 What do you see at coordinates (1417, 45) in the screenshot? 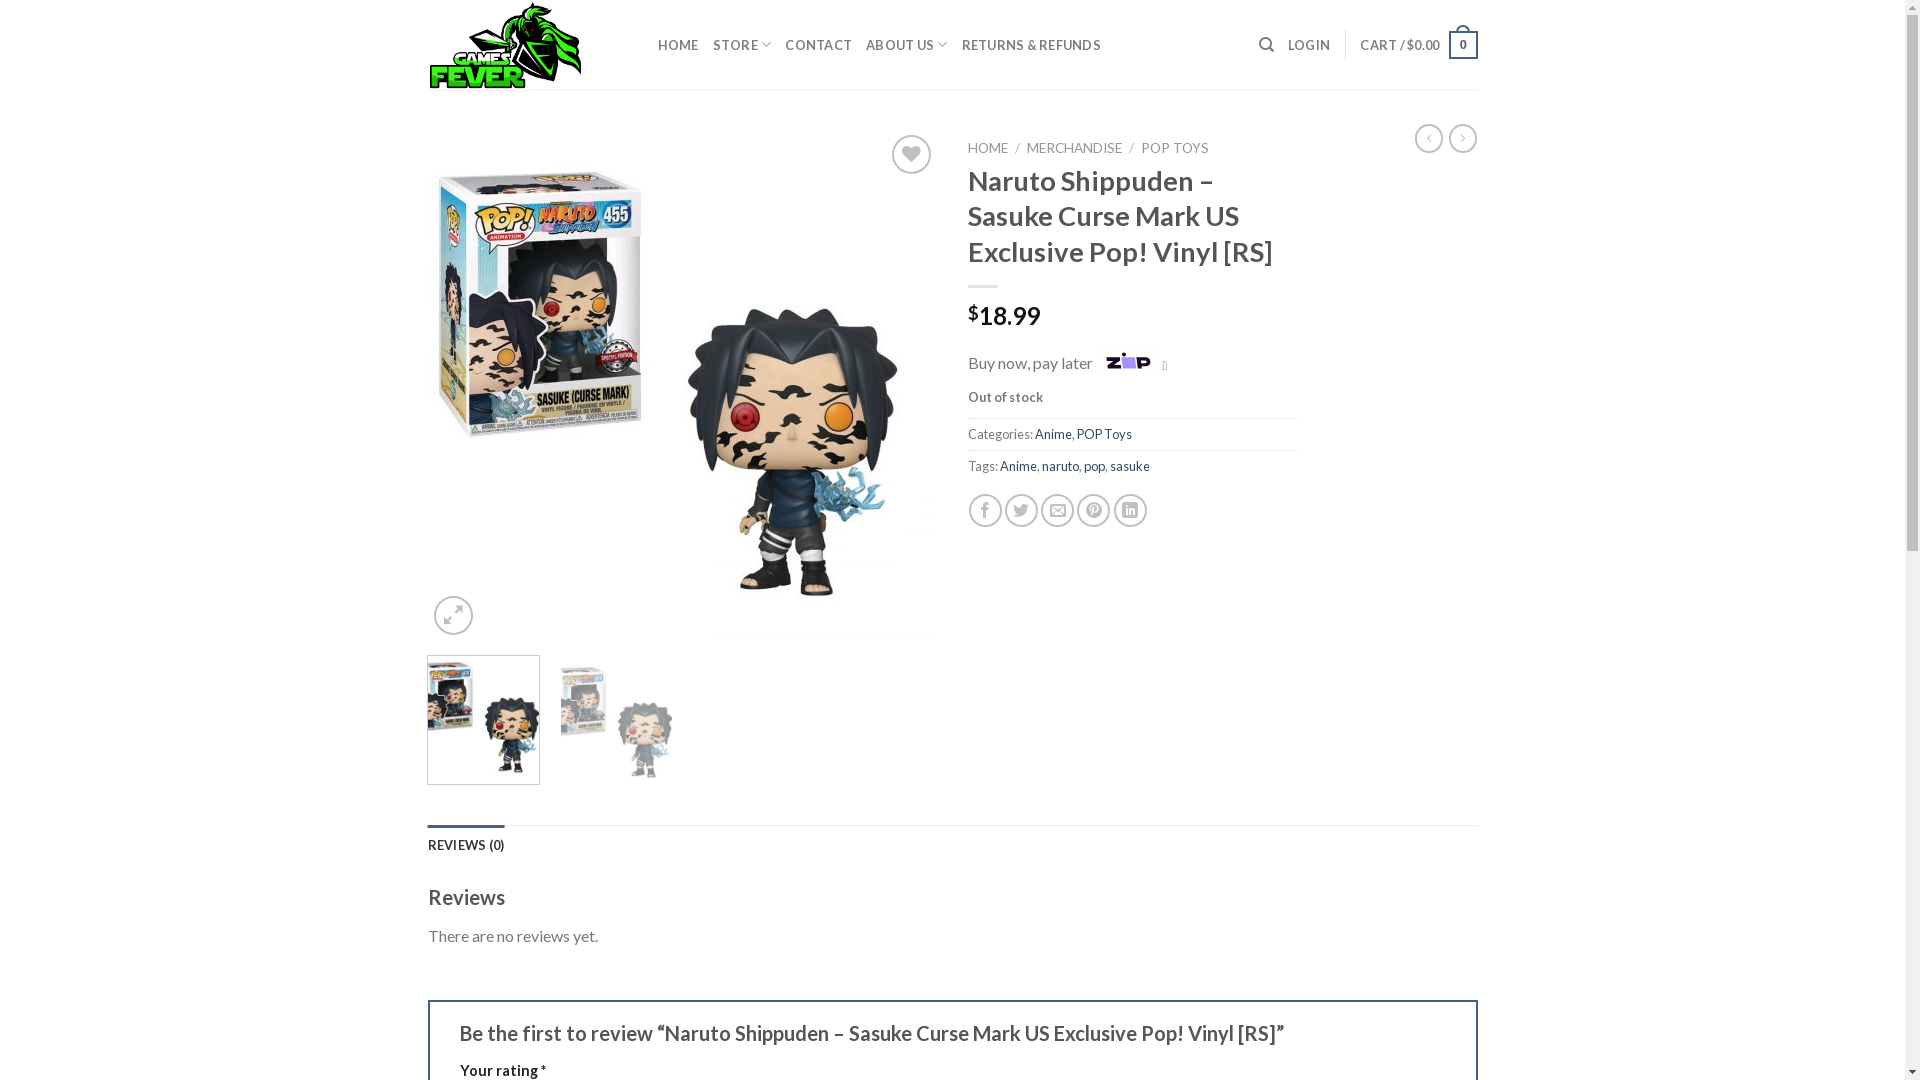
I see `'CART / $0.00` at bounding box center [1417, 45].